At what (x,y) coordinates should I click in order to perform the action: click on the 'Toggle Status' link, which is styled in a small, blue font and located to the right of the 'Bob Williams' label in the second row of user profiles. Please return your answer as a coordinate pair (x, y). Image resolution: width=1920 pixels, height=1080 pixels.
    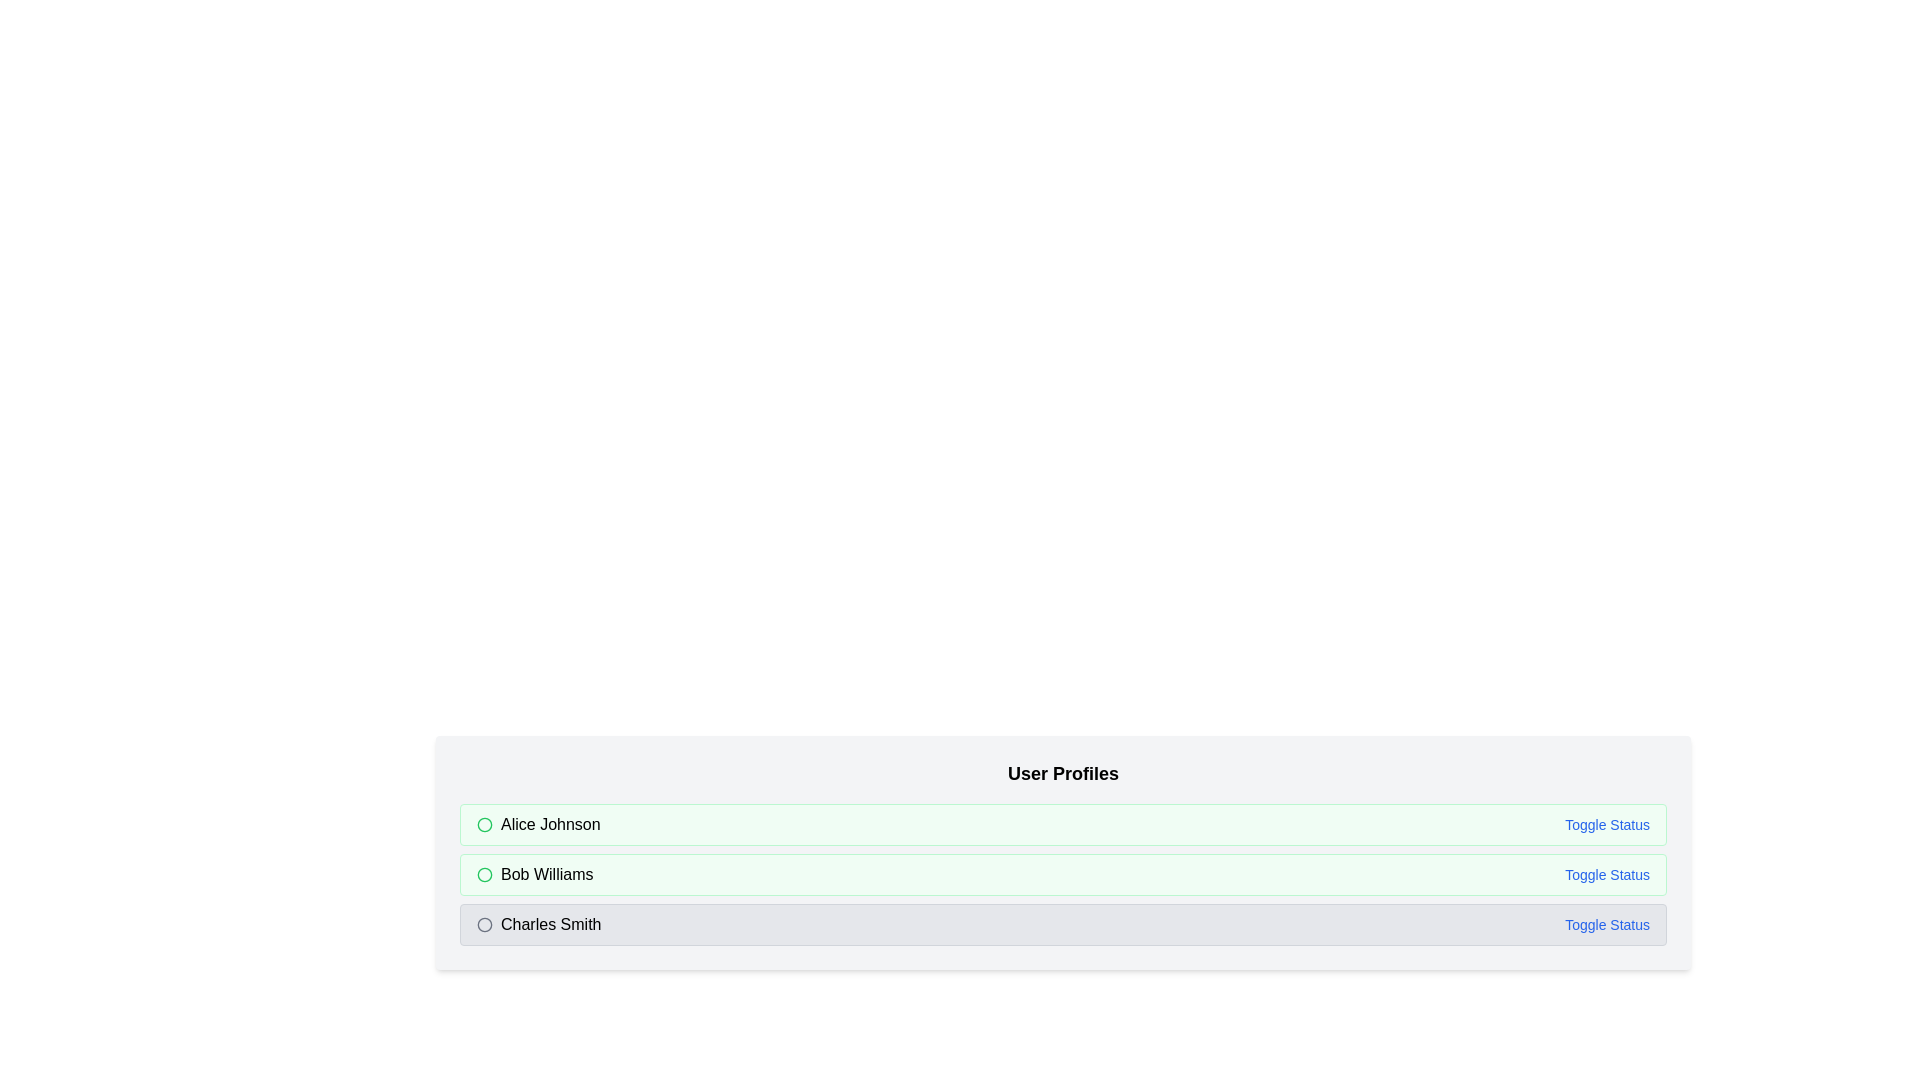
    Looking at the image, I should click on (1607, 874).